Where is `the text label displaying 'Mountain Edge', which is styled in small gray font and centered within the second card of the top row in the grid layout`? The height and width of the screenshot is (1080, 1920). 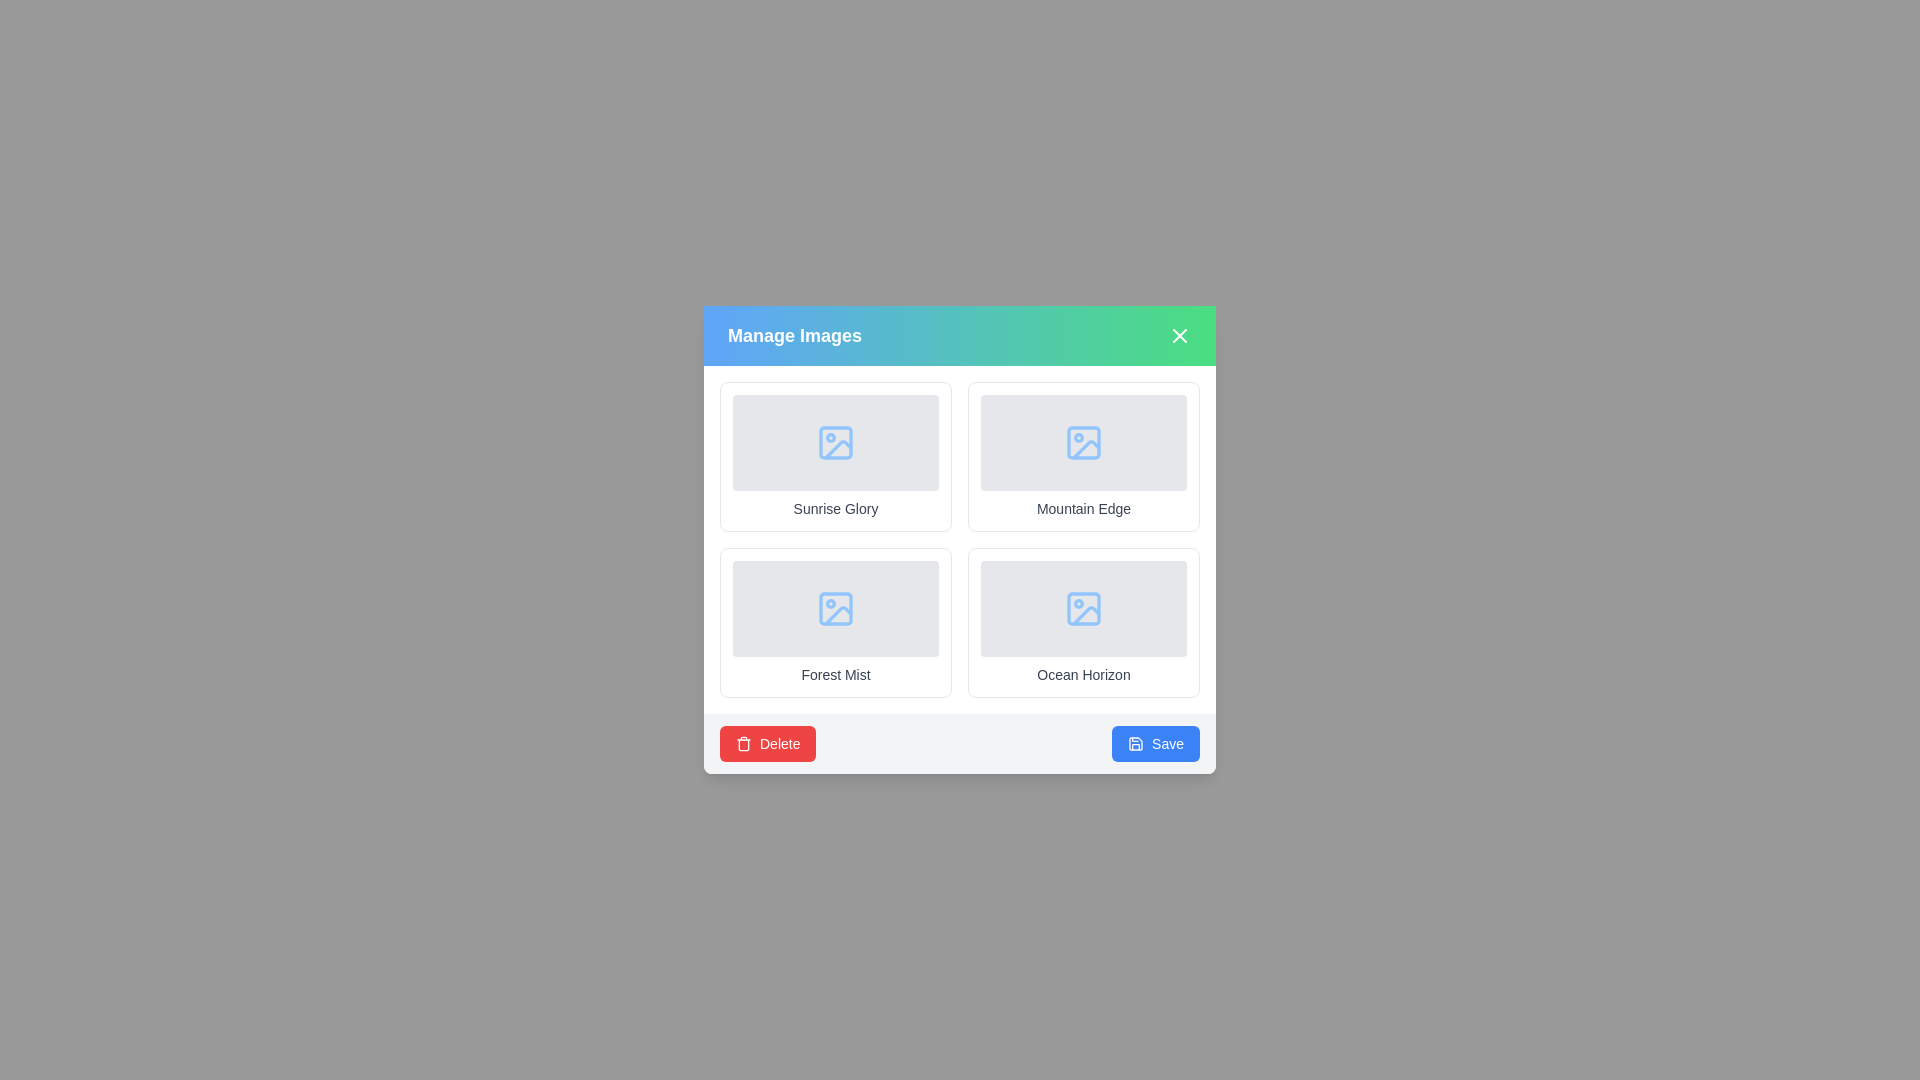 the text label displaying 'Mountain Edge', which is styled in small gray font and centered within the second card of the top row in the grid layout is located at coordinates (1083, 508).